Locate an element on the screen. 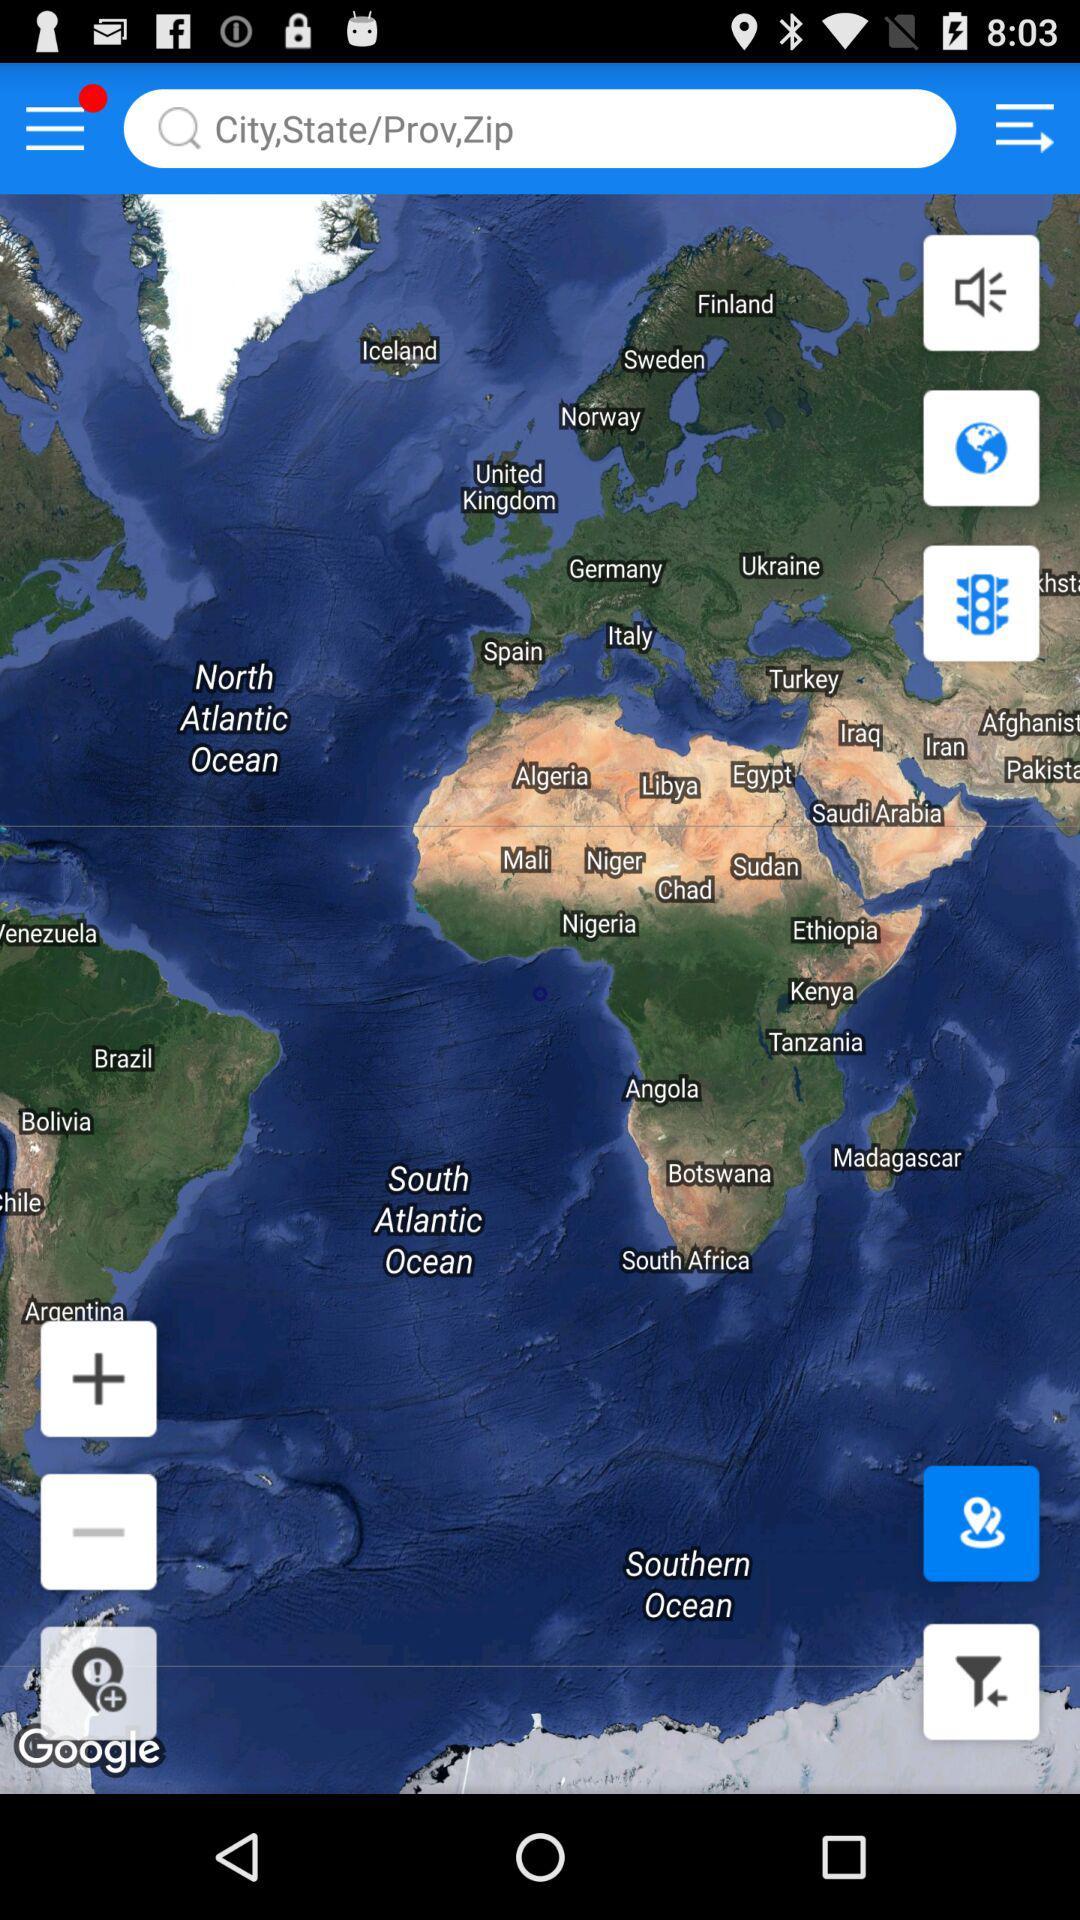 The height and width of the screenshot is (1920, 1080). icon shown above location icon at the bottom left corner is located at coordinates (98, 1530).